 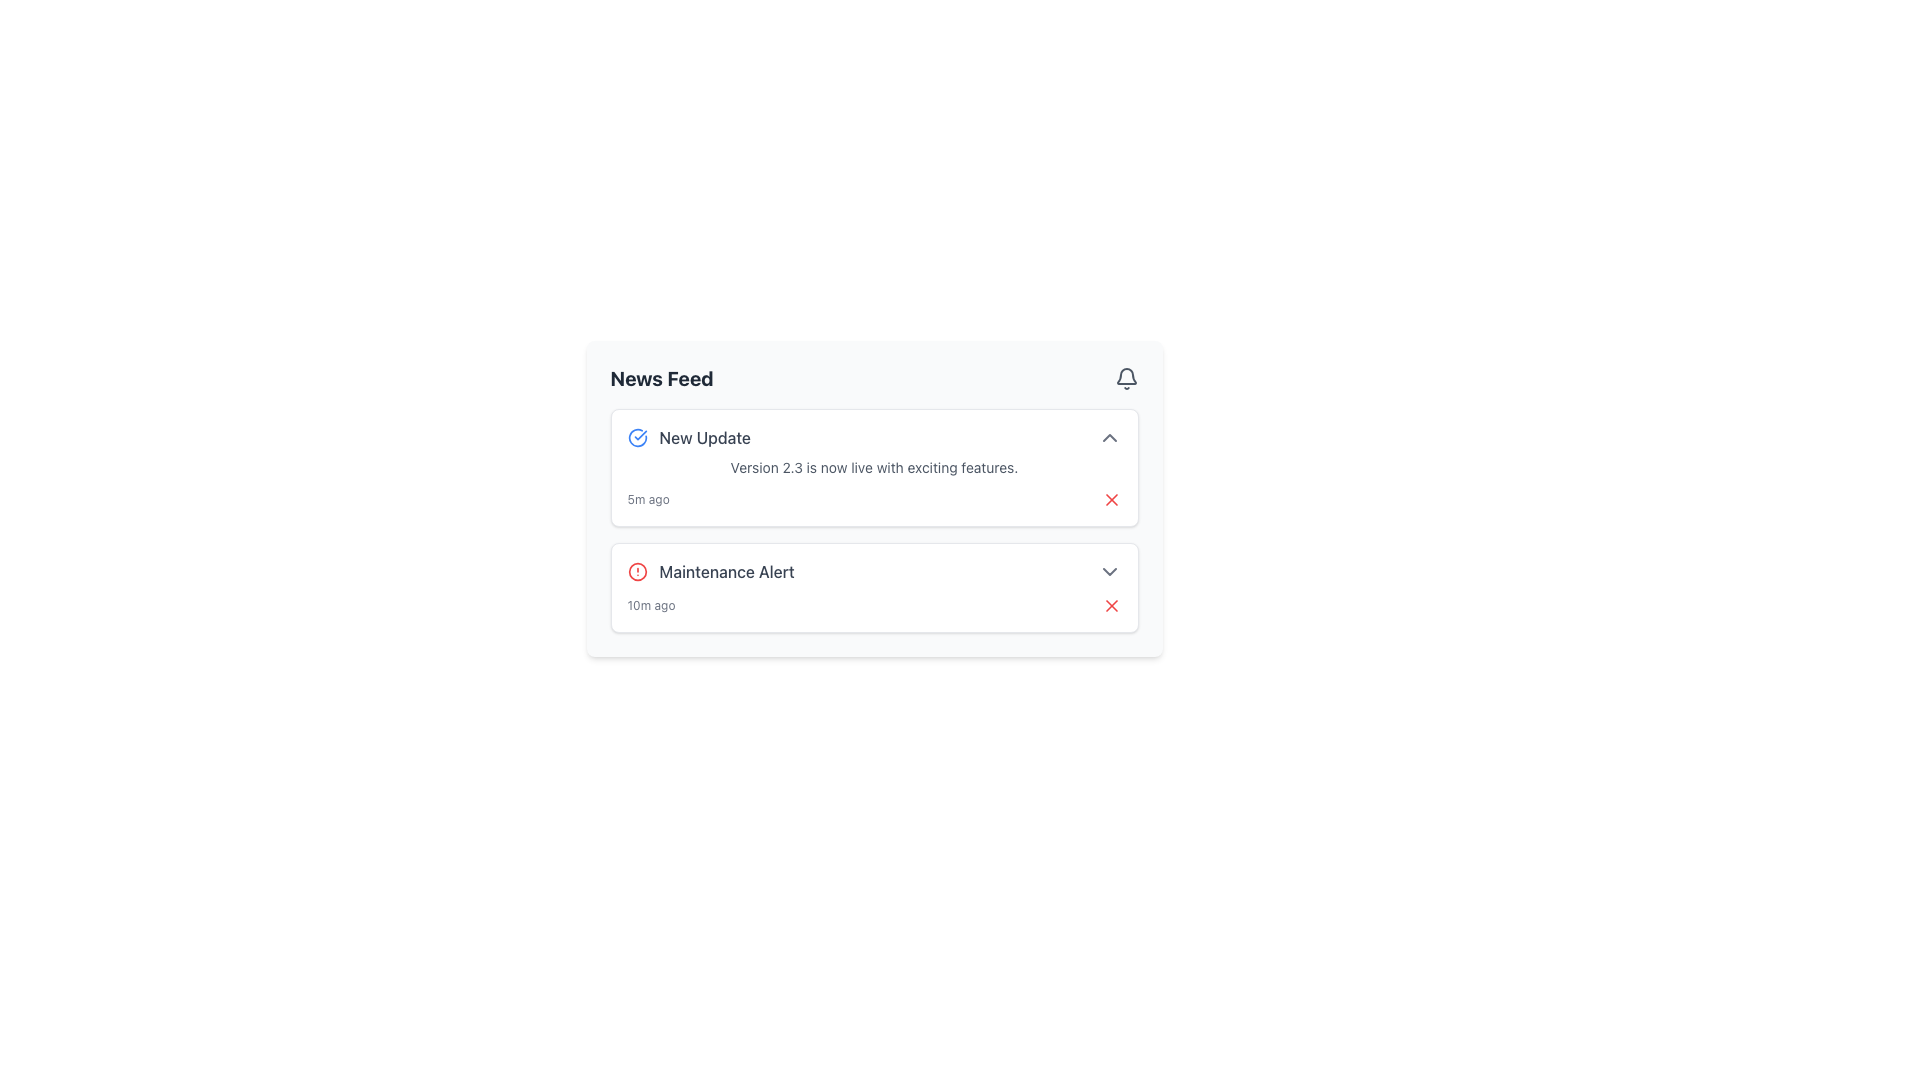 What do you see at coordinates (874, 604) in the screenshot?
I see `the timestamp display for the 'Maintenance Alert' found at the bottom of the 'Maintenance Alert' card in the 'News Feed' section` at bounding box center [874, 604].